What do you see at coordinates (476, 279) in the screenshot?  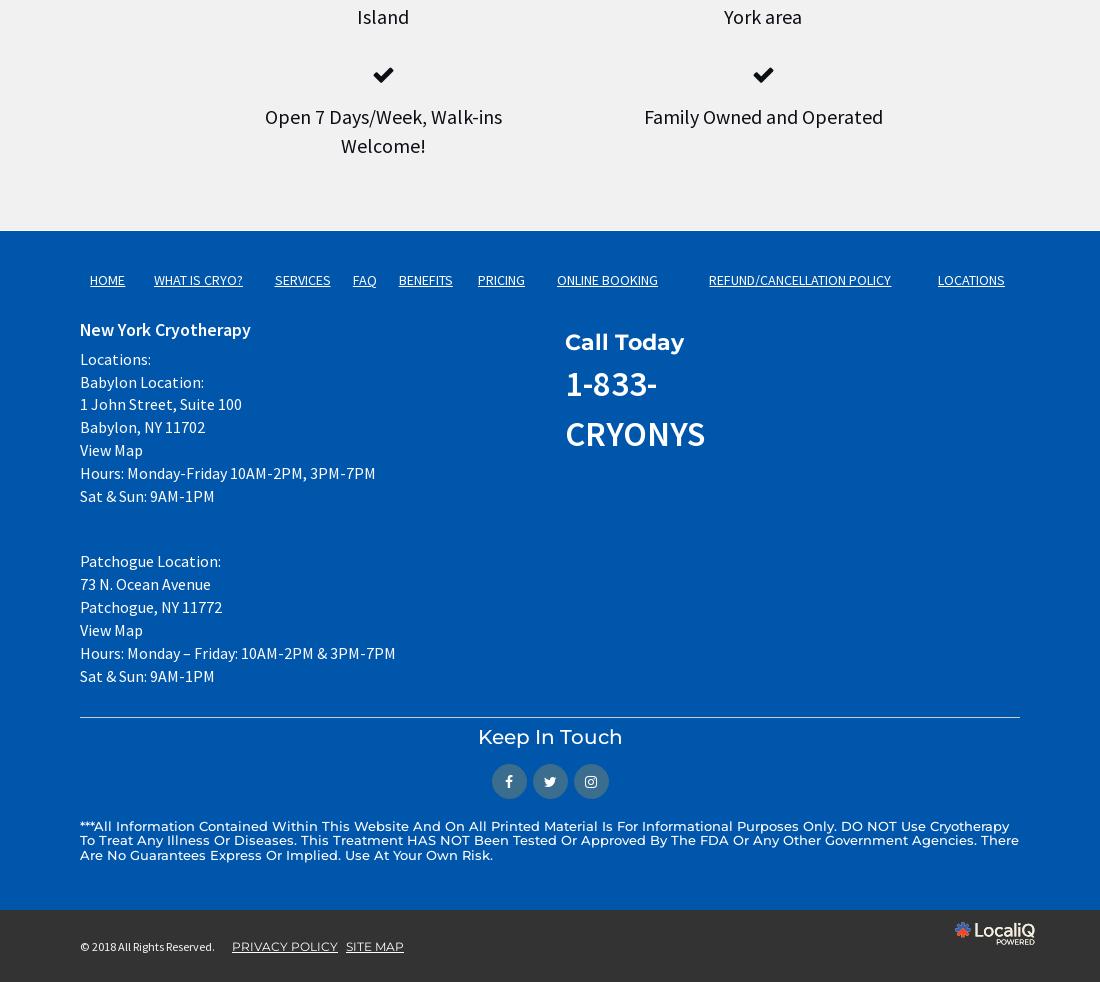 I see `'PRICING'` at bounding box center [476, 279].